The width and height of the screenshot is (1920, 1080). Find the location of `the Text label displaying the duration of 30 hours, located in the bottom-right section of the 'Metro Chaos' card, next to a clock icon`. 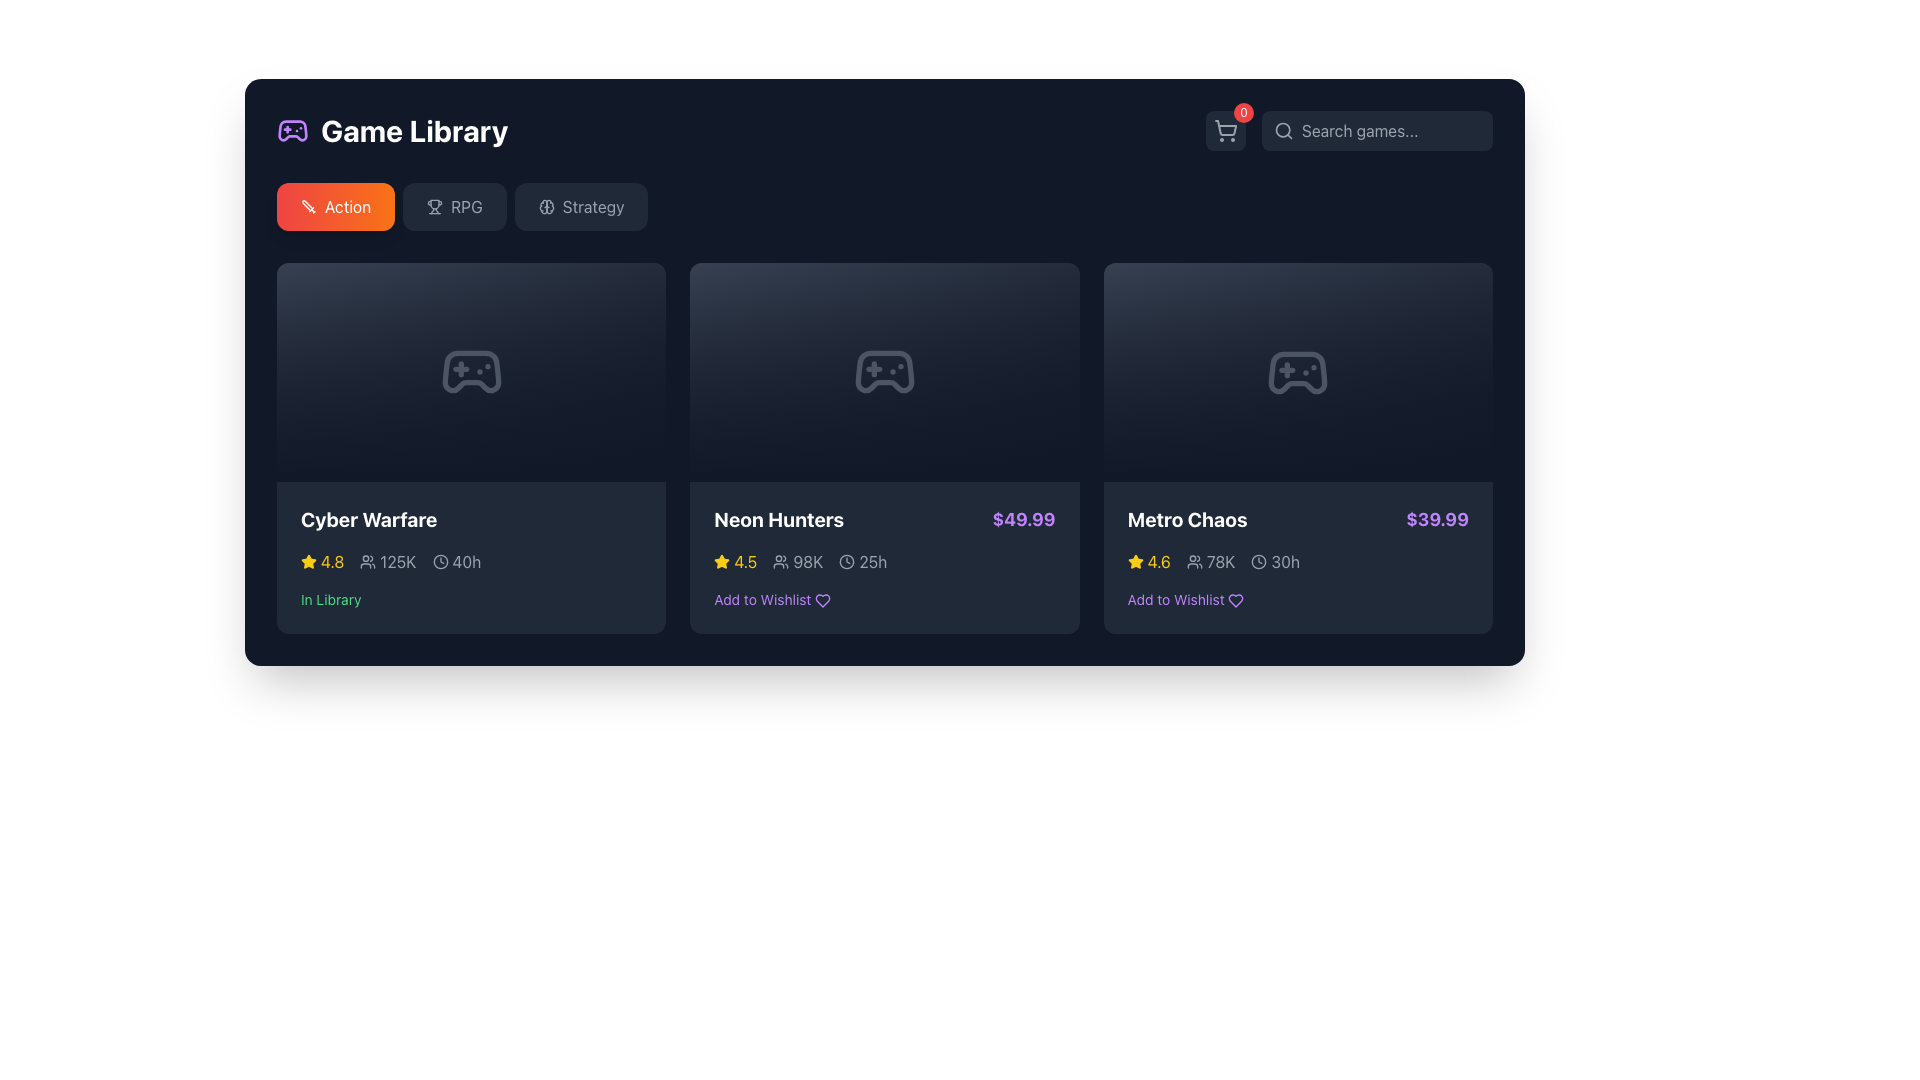

the Text label displaying the duration of 30 hours, located in the bottom-right section of the 'Metro Chaos' card, next to a clock icon is located at coordinates (1285, 562).